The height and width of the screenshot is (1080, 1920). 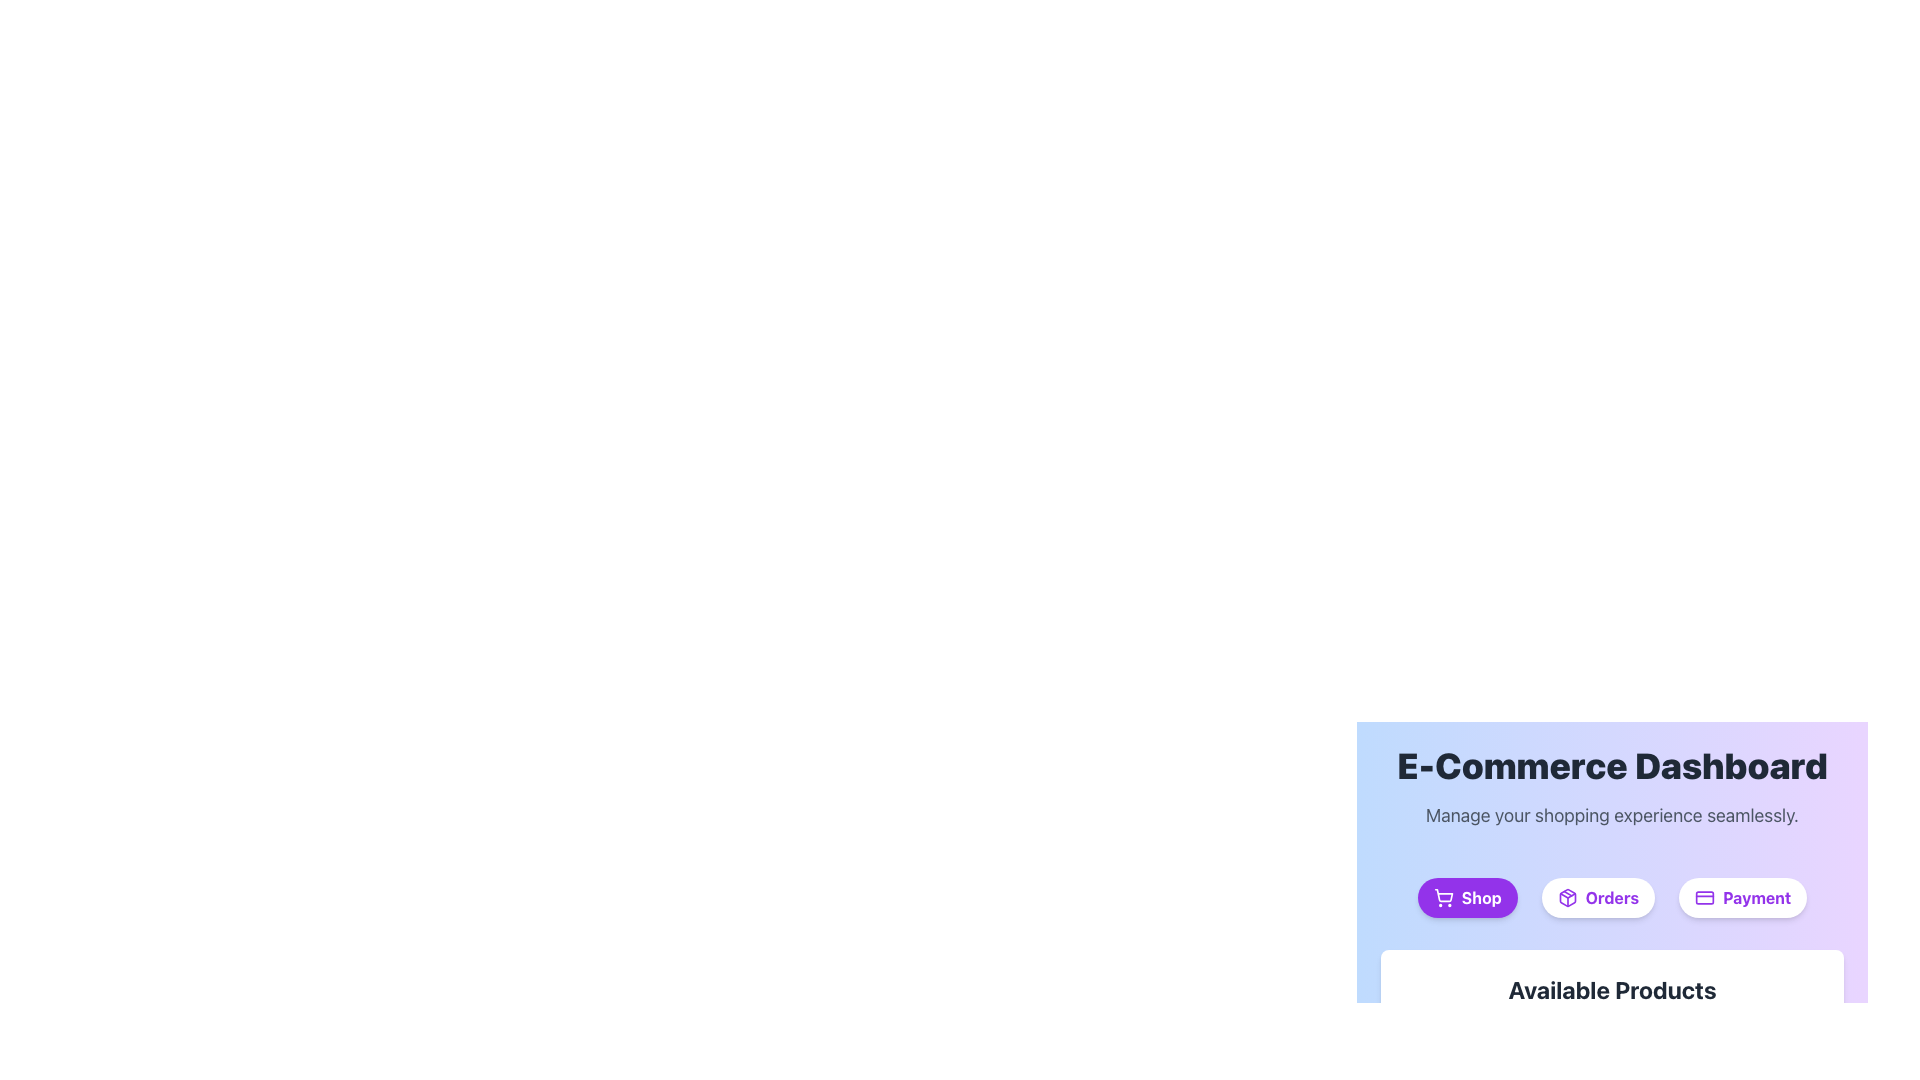 What do you see at coordinates (1566, 897) in the screenshot?
I see `the Decorative icon resembling a cube or package, which is part of the button labeled 'Orders' located in the center section of the interface` at bounding box center [1566, 897].